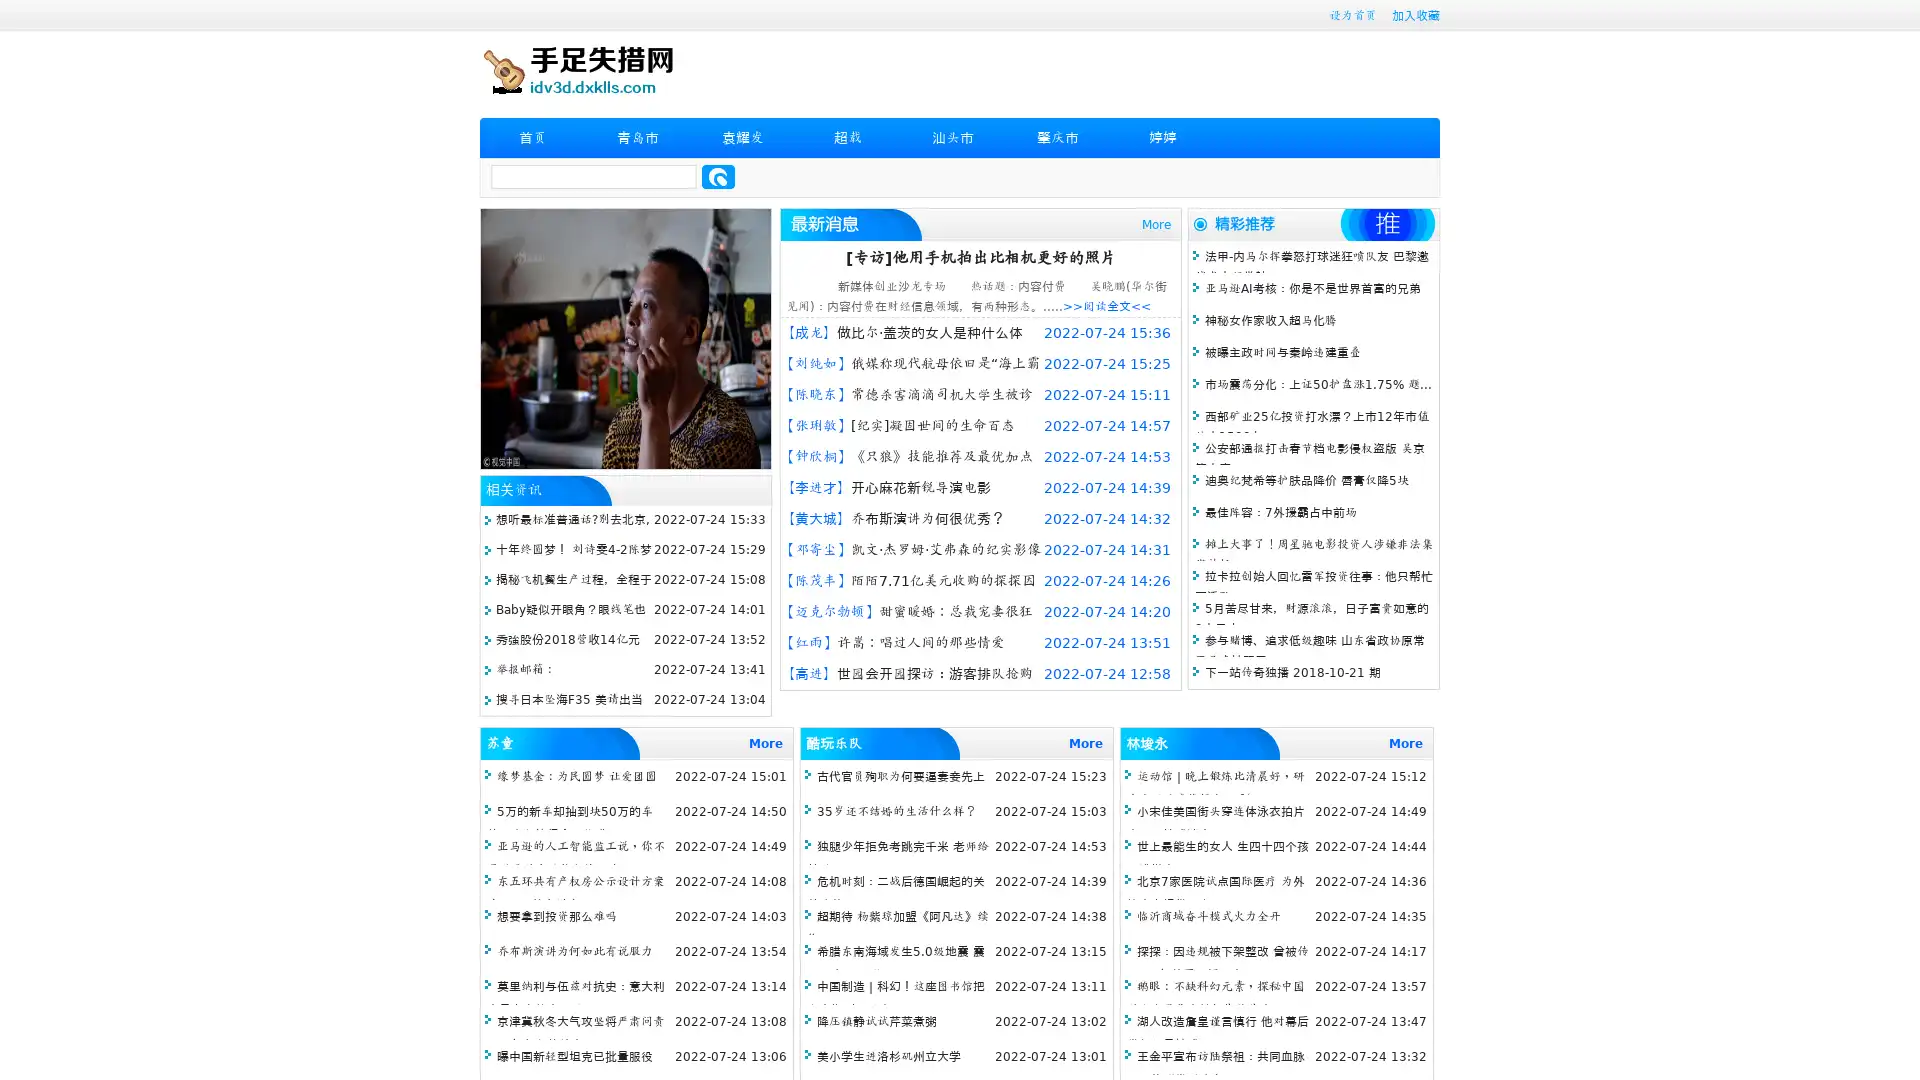 The width and height of the screenshot is (1920, 1080). What do you see at coordinates (718, 176) in the screenshot?
I see `Search` at bounding box center [718, 176].